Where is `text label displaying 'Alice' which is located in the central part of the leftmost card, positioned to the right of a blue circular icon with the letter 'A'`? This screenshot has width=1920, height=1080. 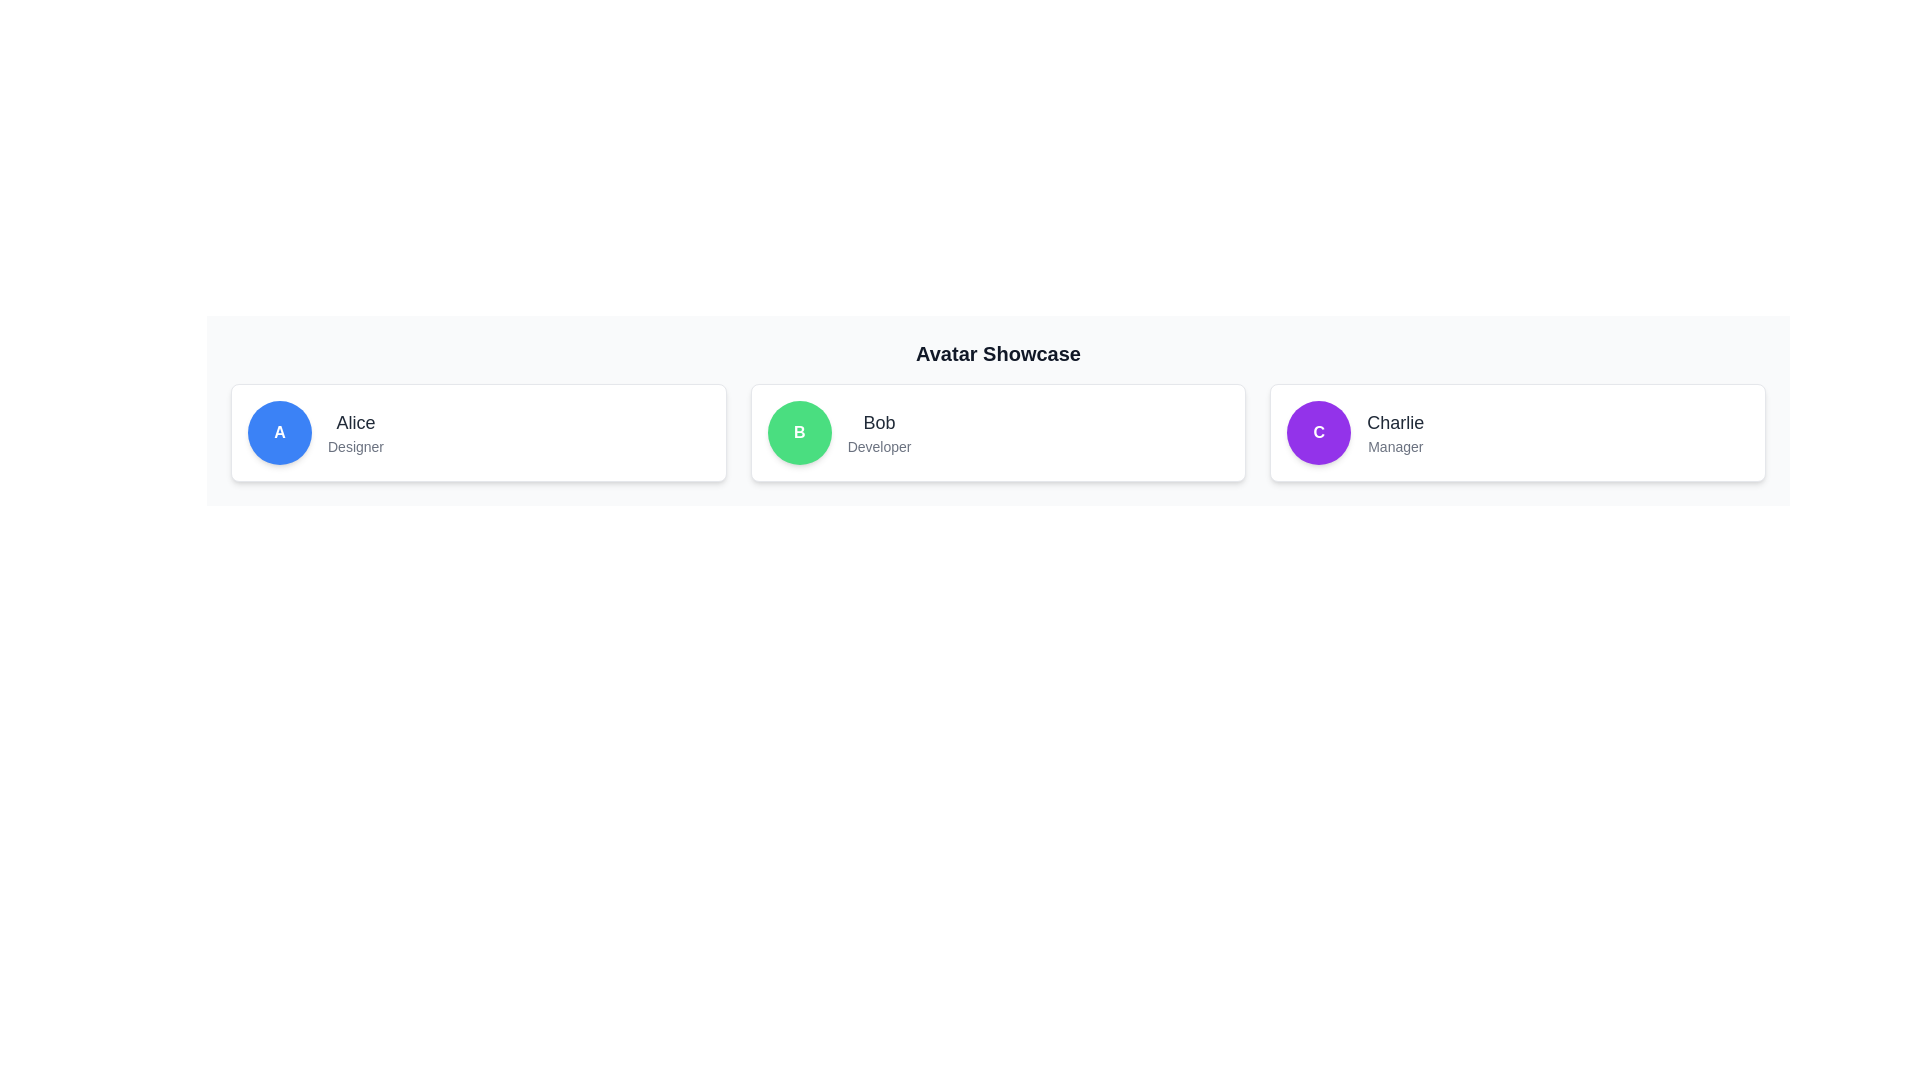
text label displaying 'Alice' which is located in the central part of the leftmost card, positioned to the right of a blue circular icon with the letter 'A' is located at coordinates (355, 431).